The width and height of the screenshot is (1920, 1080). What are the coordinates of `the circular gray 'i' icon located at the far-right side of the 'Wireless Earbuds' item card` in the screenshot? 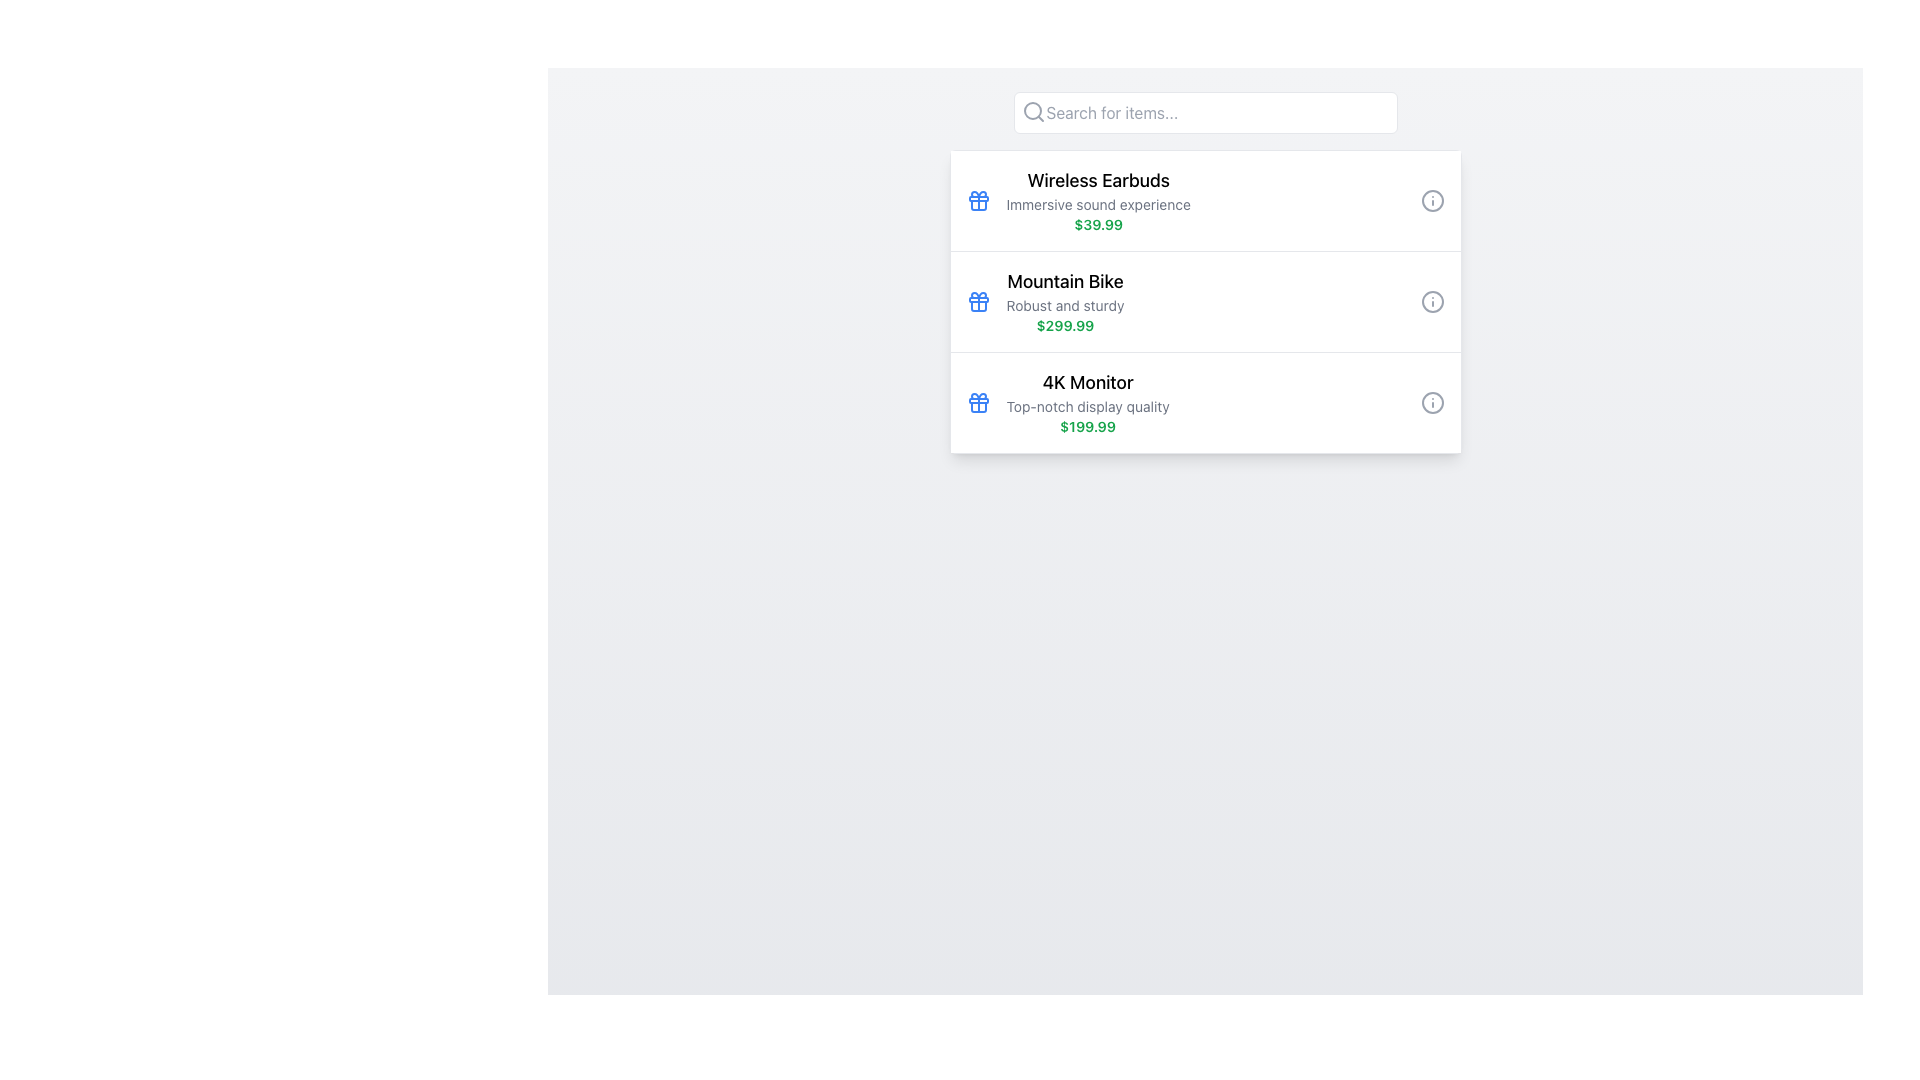 It's located at (1431, 200).